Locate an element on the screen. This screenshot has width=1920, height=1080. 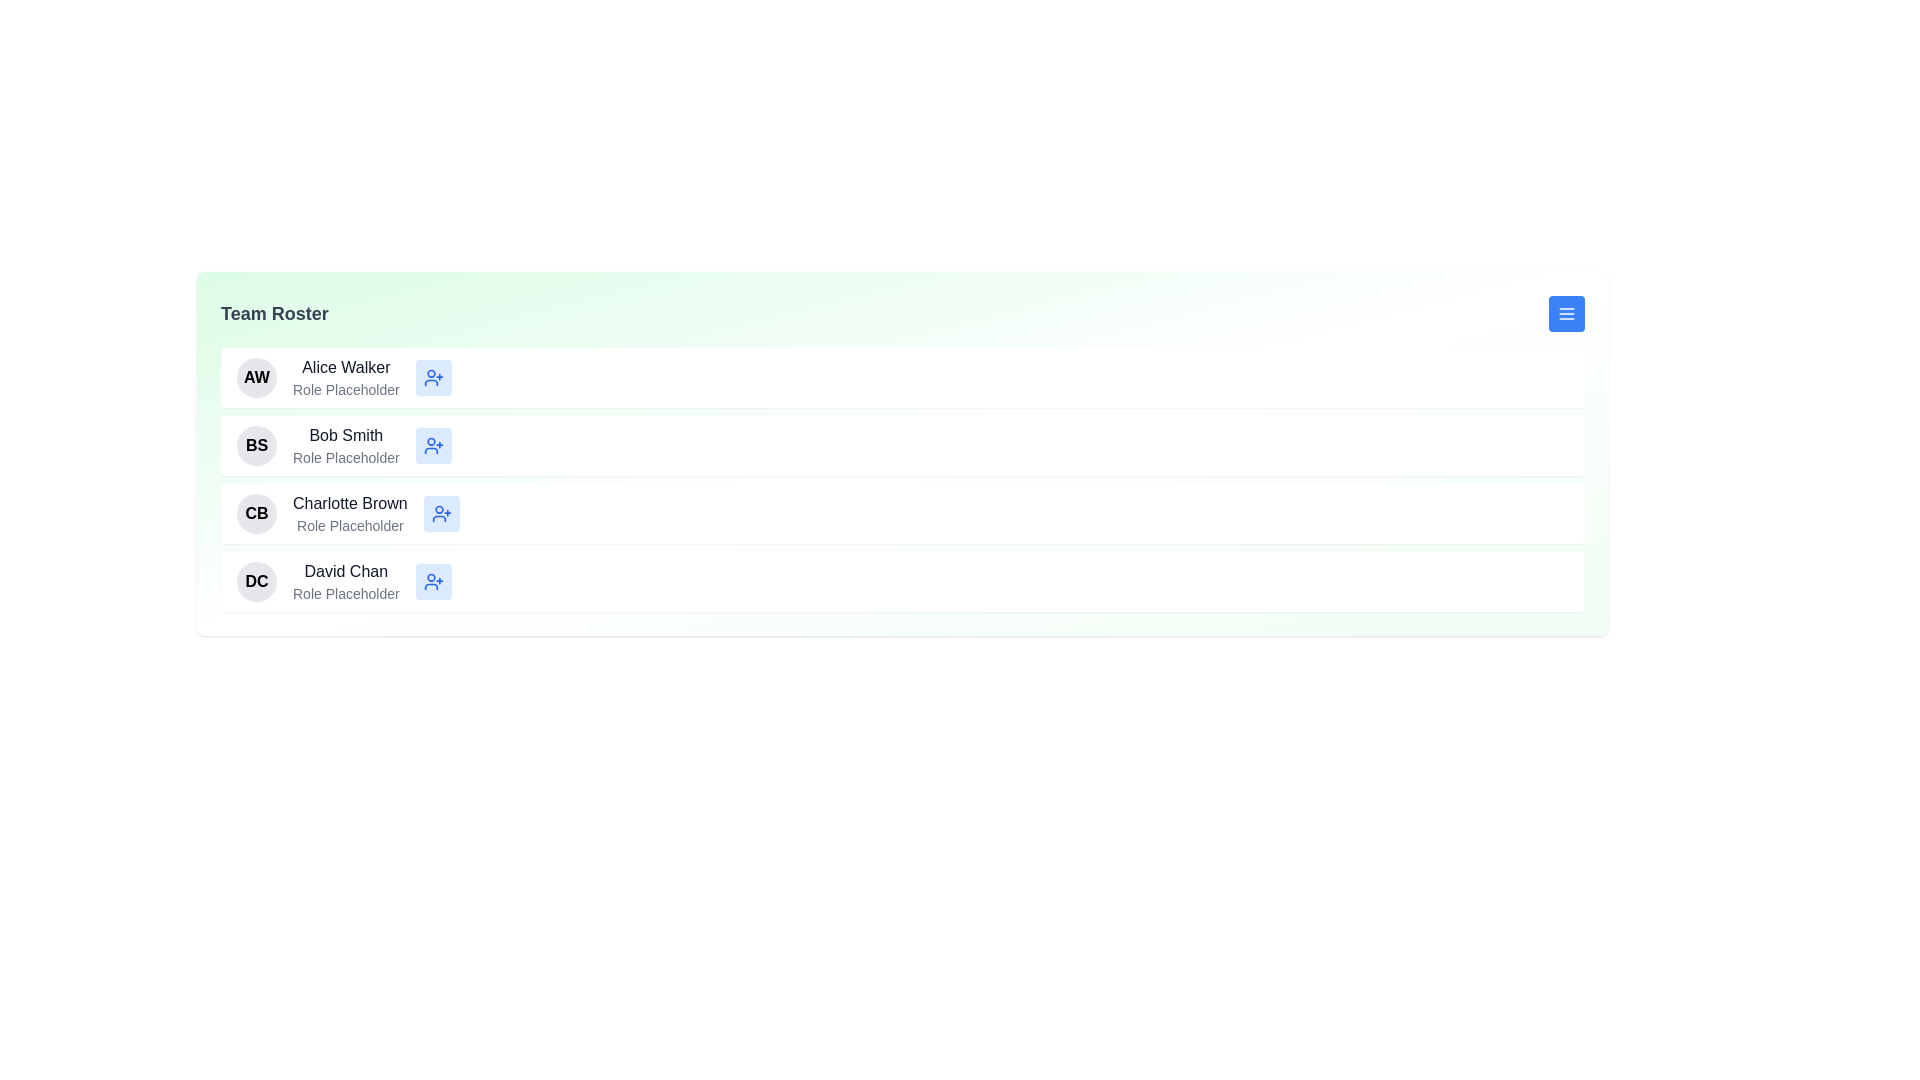
the blue user profile SVG icon with an addition symbol located within a rounded background, positioned at the right end of the entry for 'Bob Smith' in the 'Team Roster' list is located at coordinates (432, 445).